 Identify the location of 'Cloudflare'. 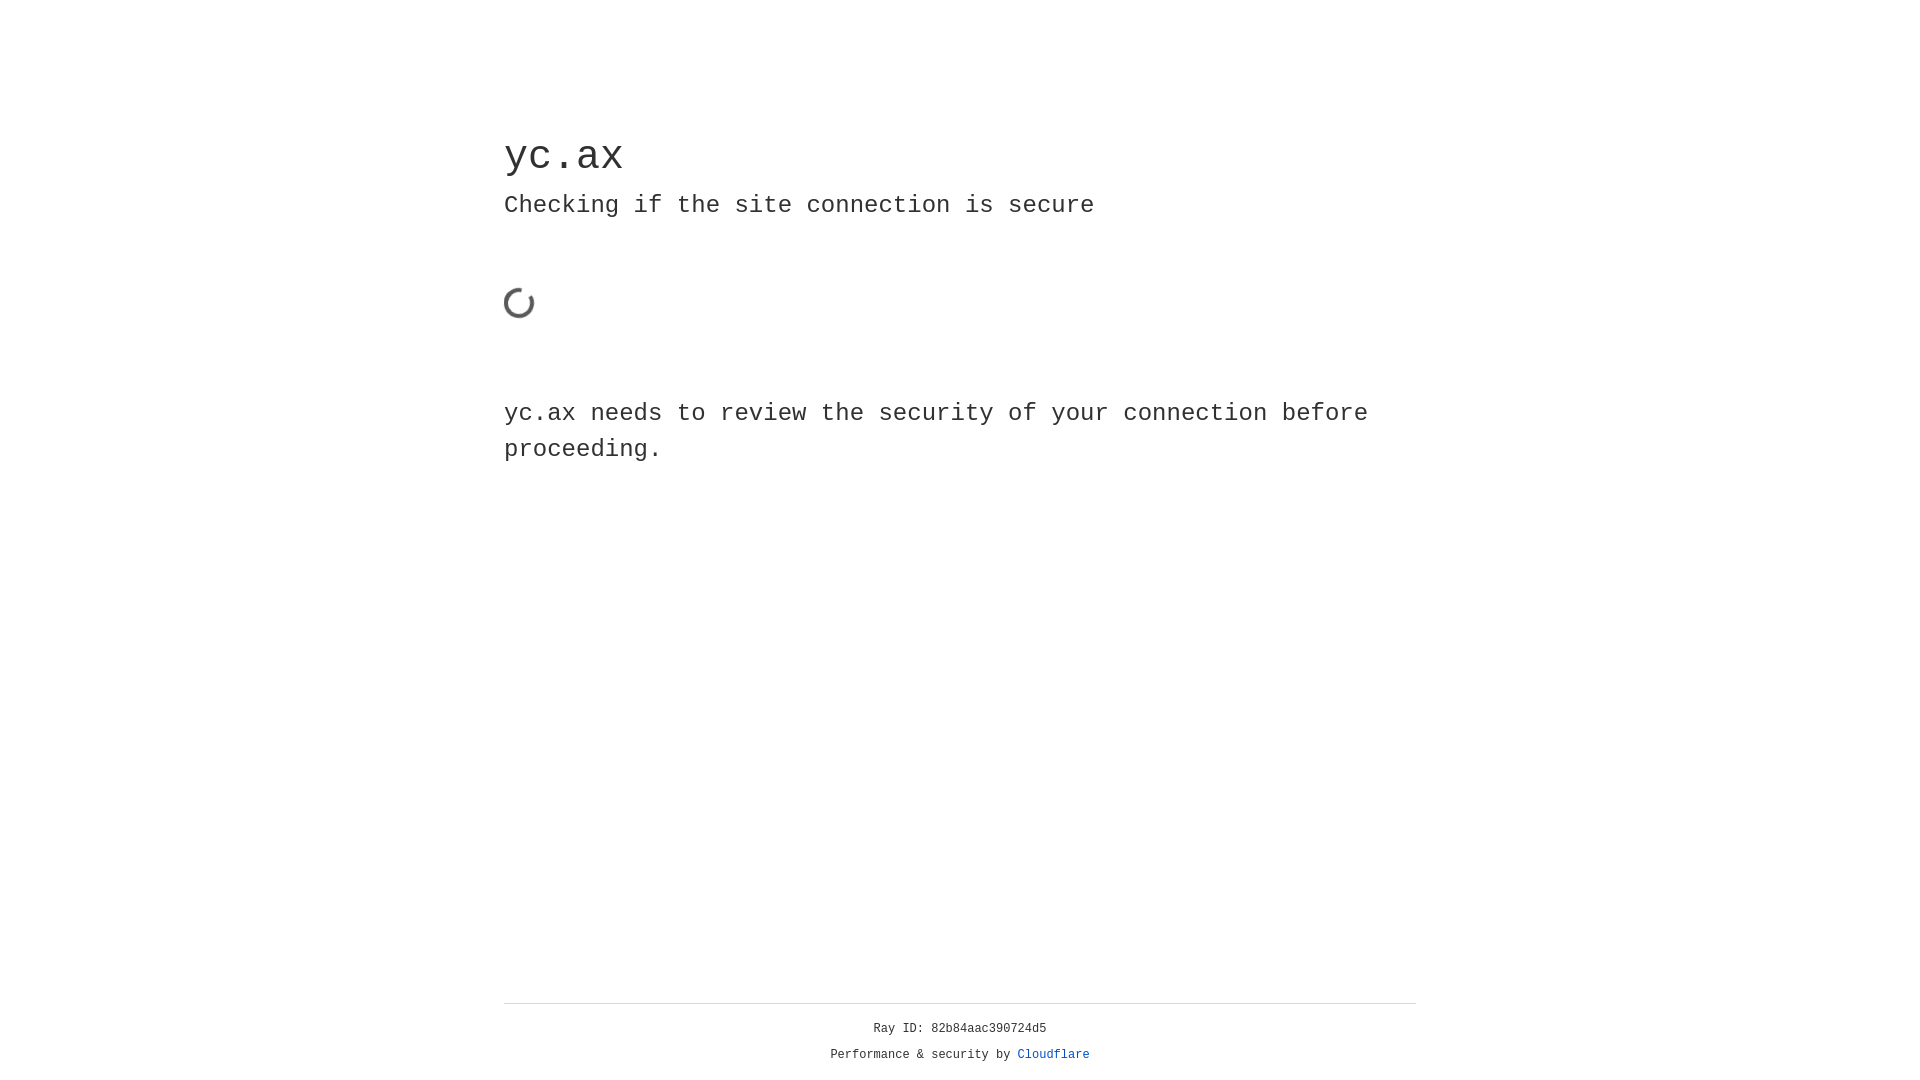
(1053, 1054).